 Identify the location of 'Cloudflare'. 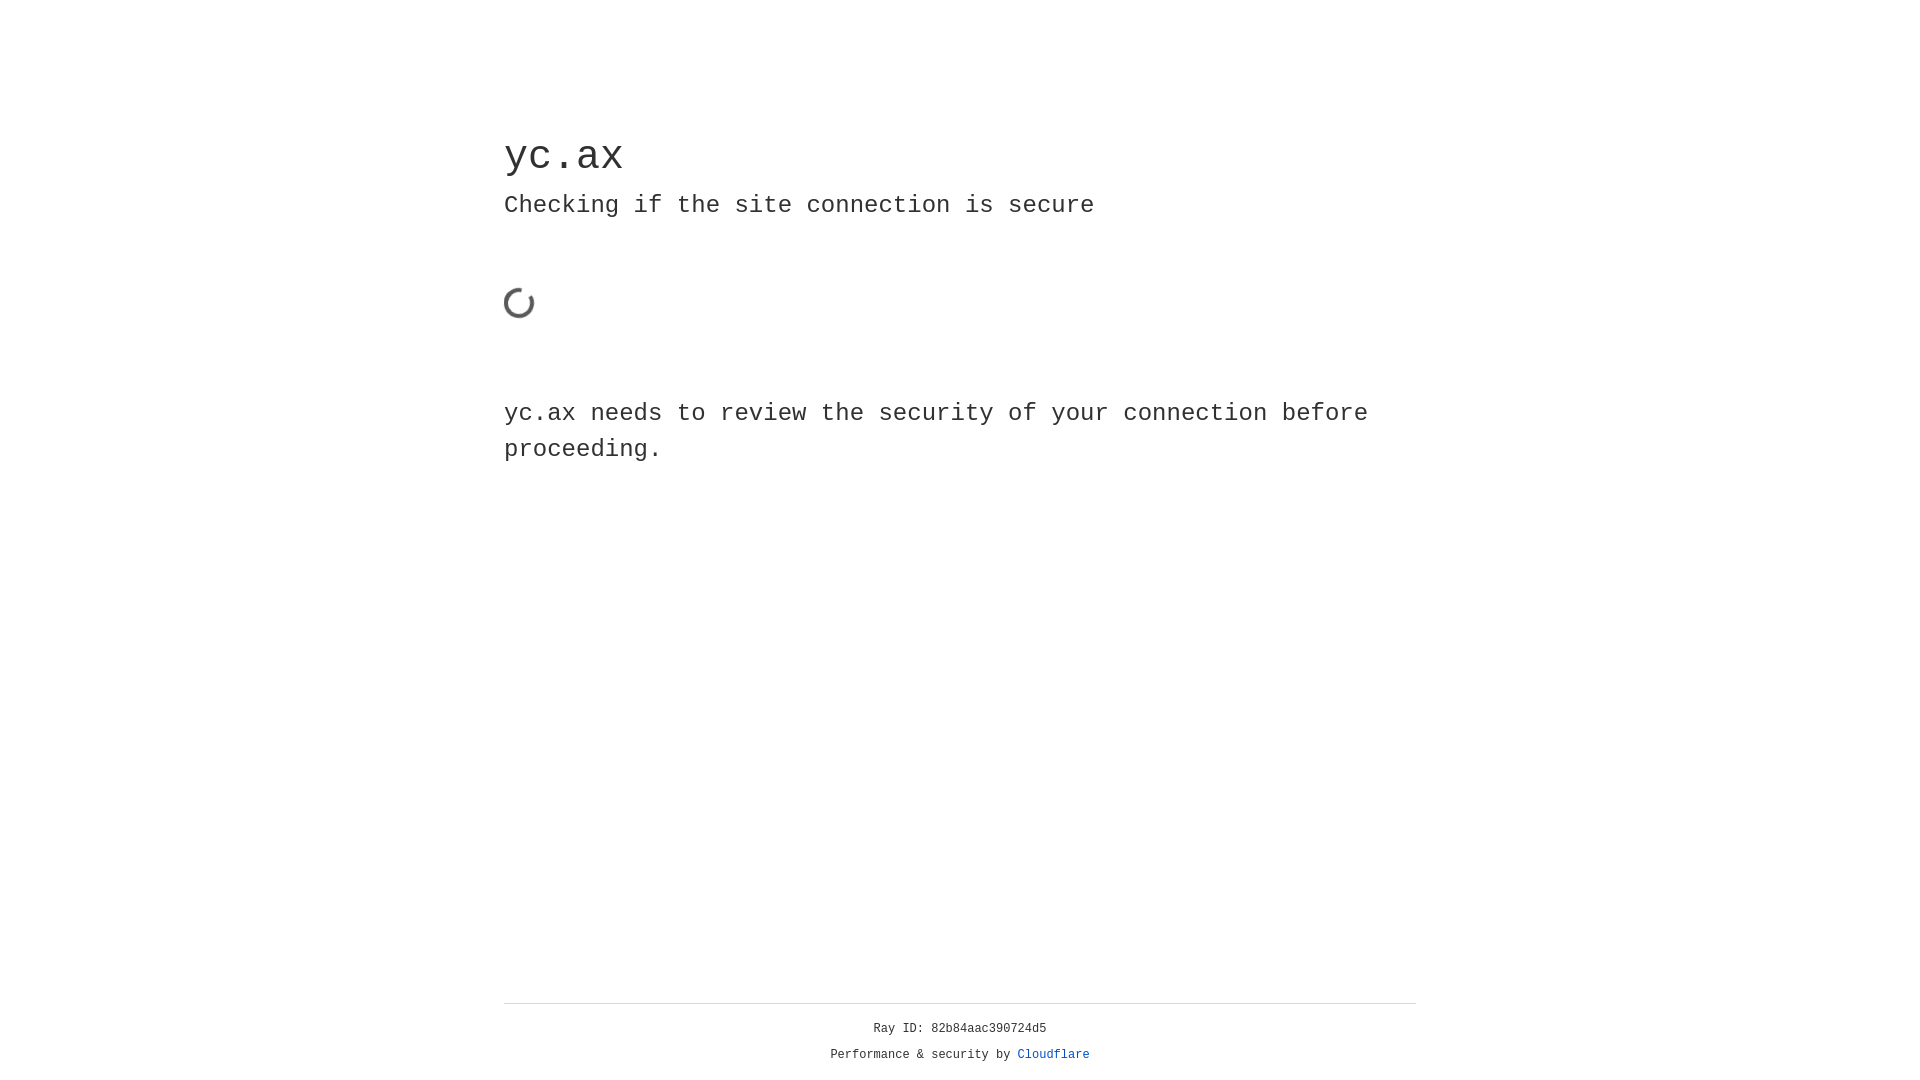
(1053, 1054).